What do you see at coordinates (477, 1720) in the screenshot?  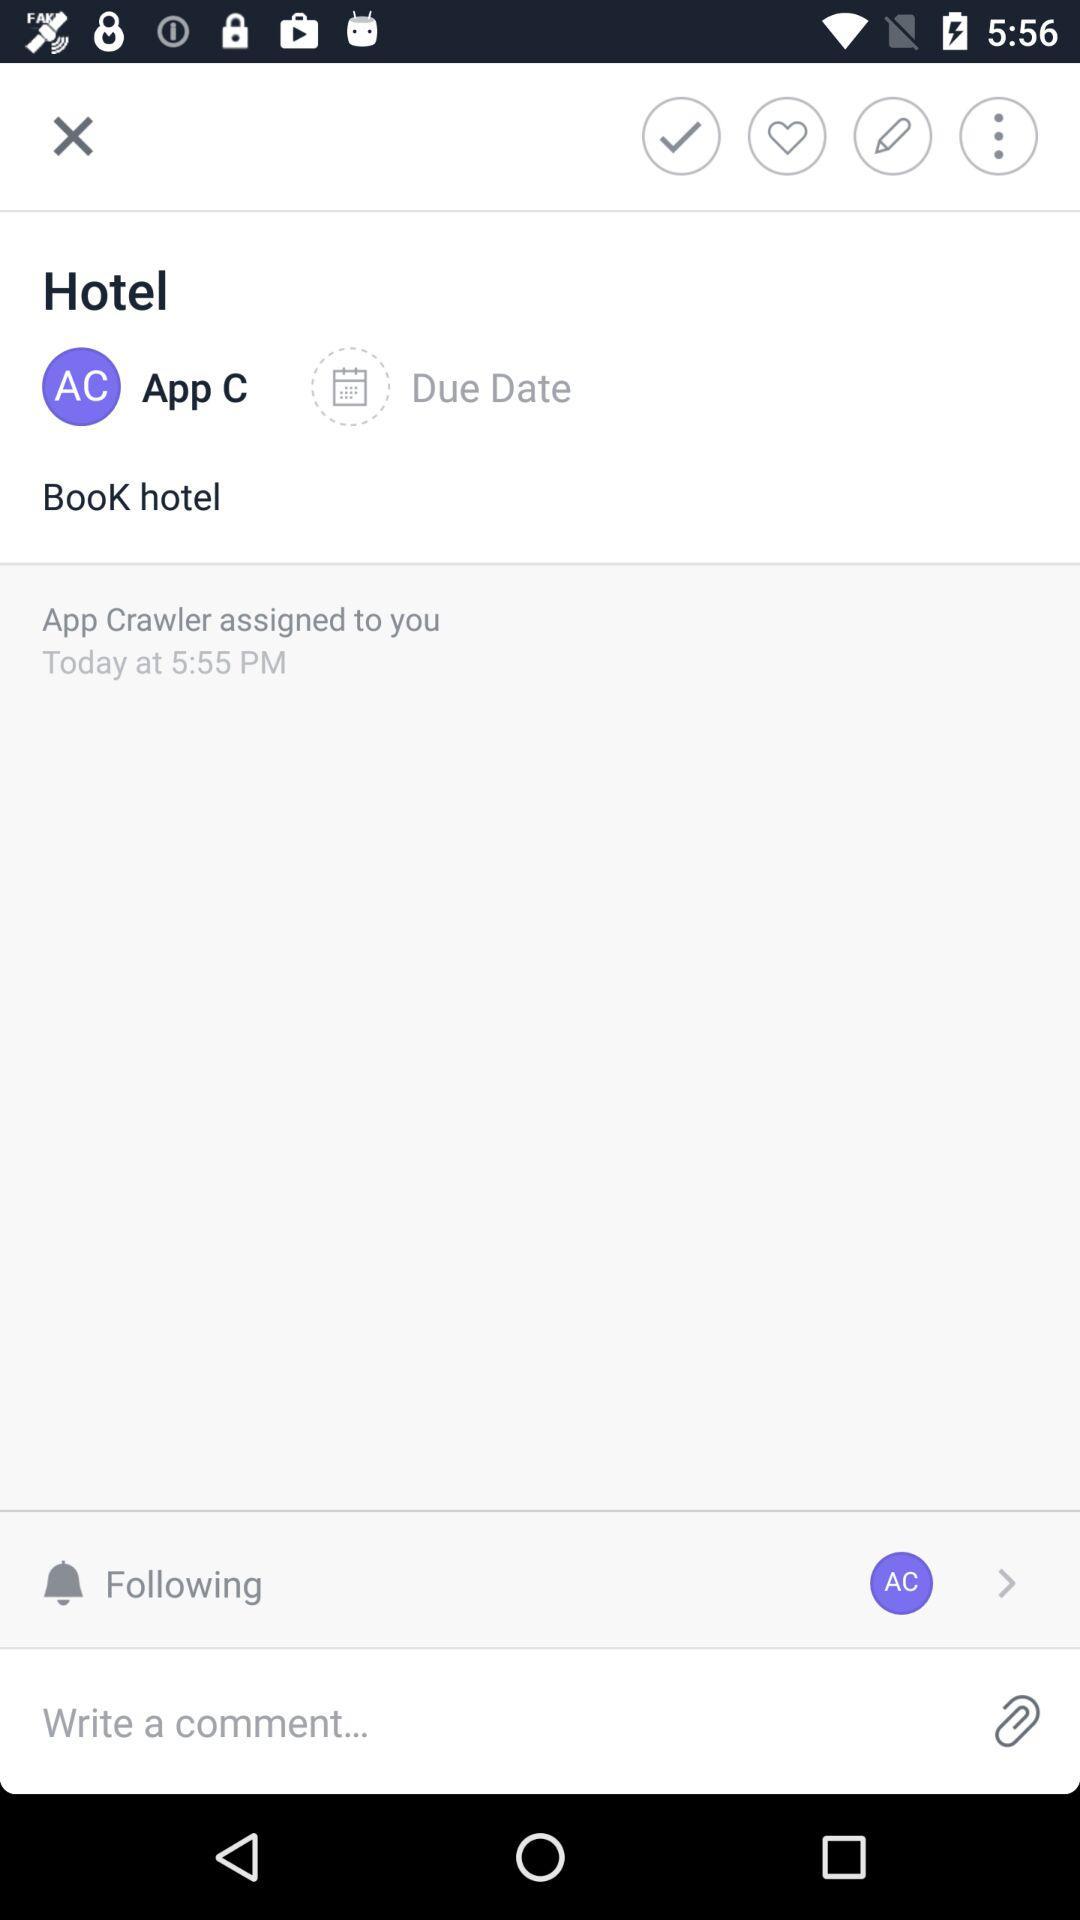 I see `comments option` at bounding box center [477, 1720].